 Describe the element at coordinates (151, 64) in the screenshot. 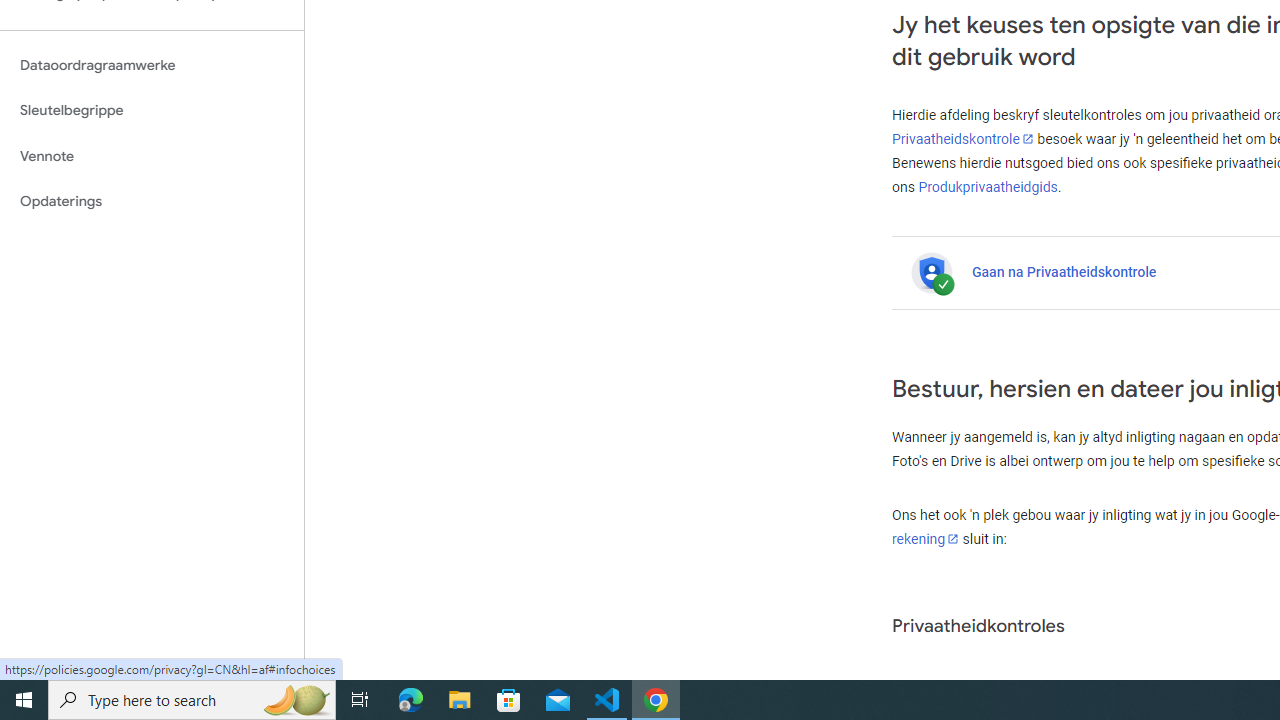

I see `'Dataoordragraamwerke'` at that location.